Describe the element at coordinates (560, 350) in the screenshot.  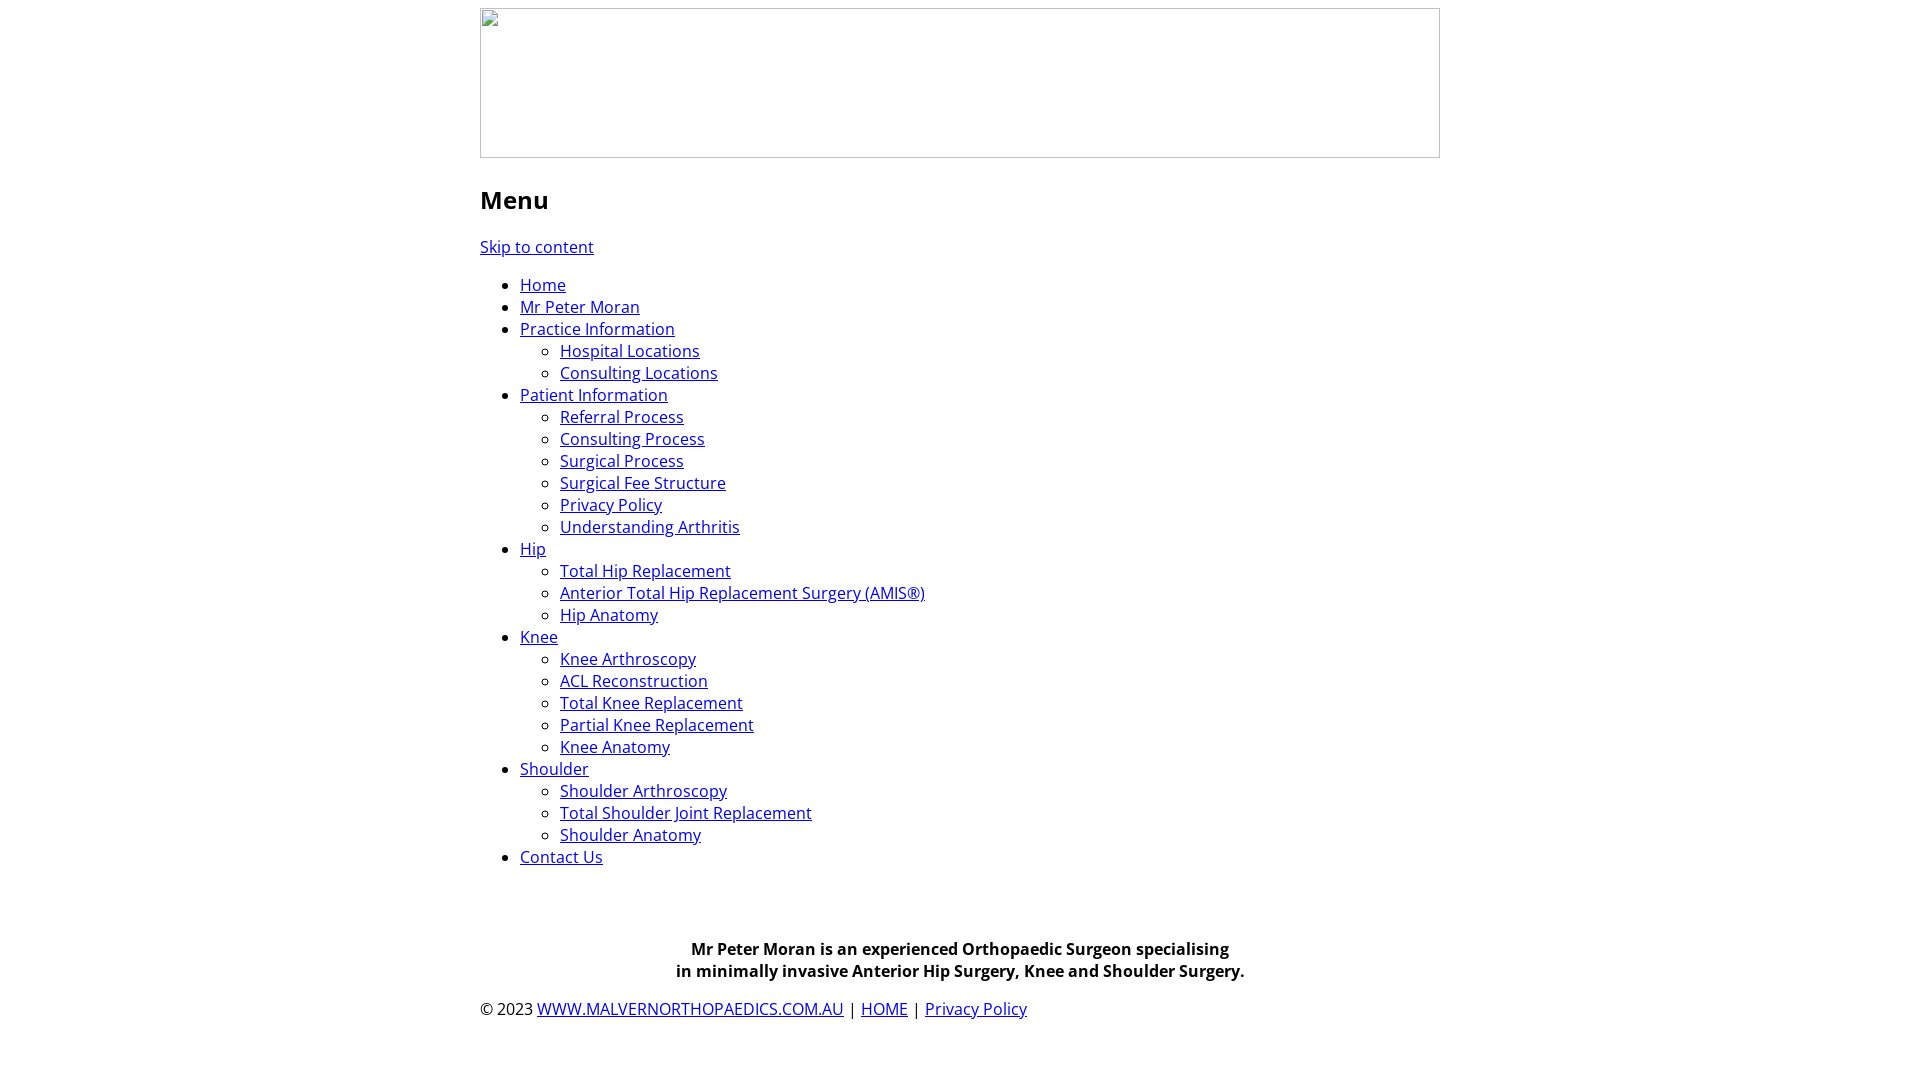
I see `'Hospital Locations'` at that location.